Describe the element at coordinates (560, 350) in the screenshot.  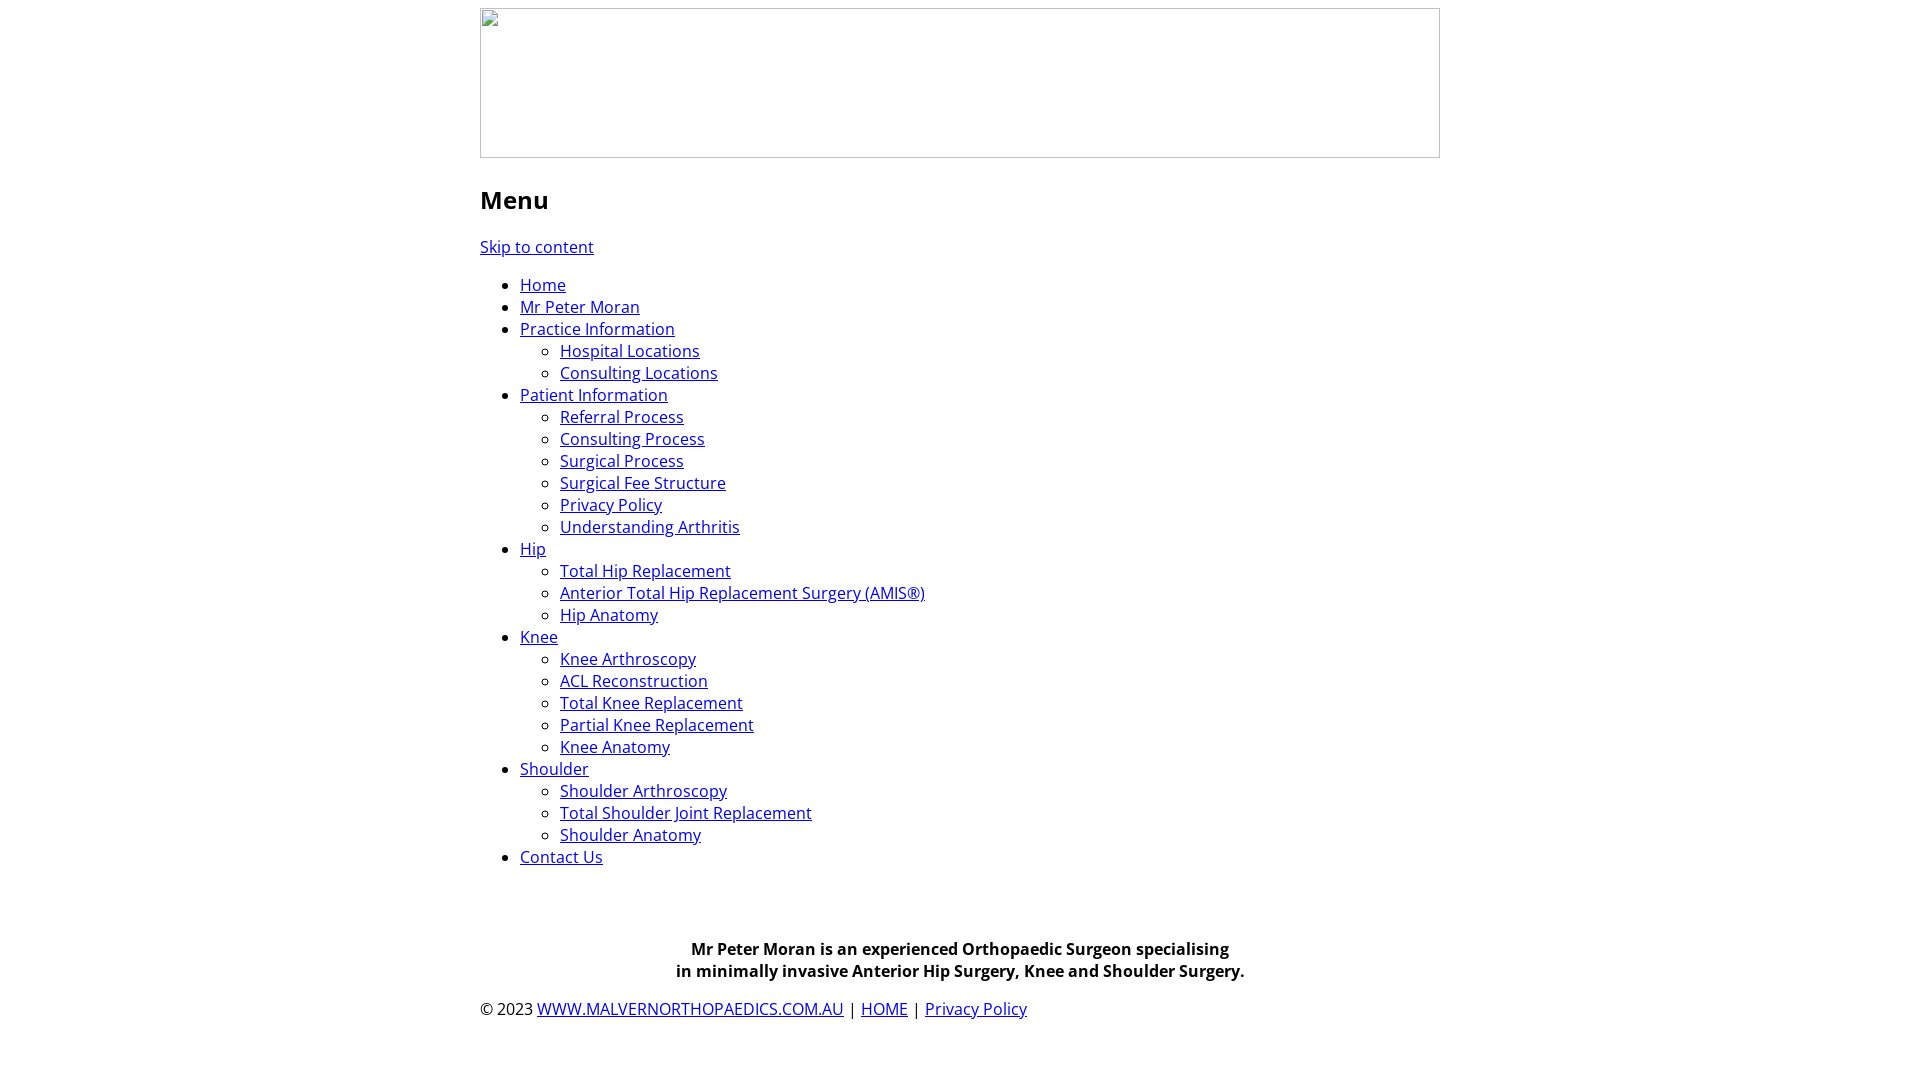
I see `'Hospital Locations'` at that location.